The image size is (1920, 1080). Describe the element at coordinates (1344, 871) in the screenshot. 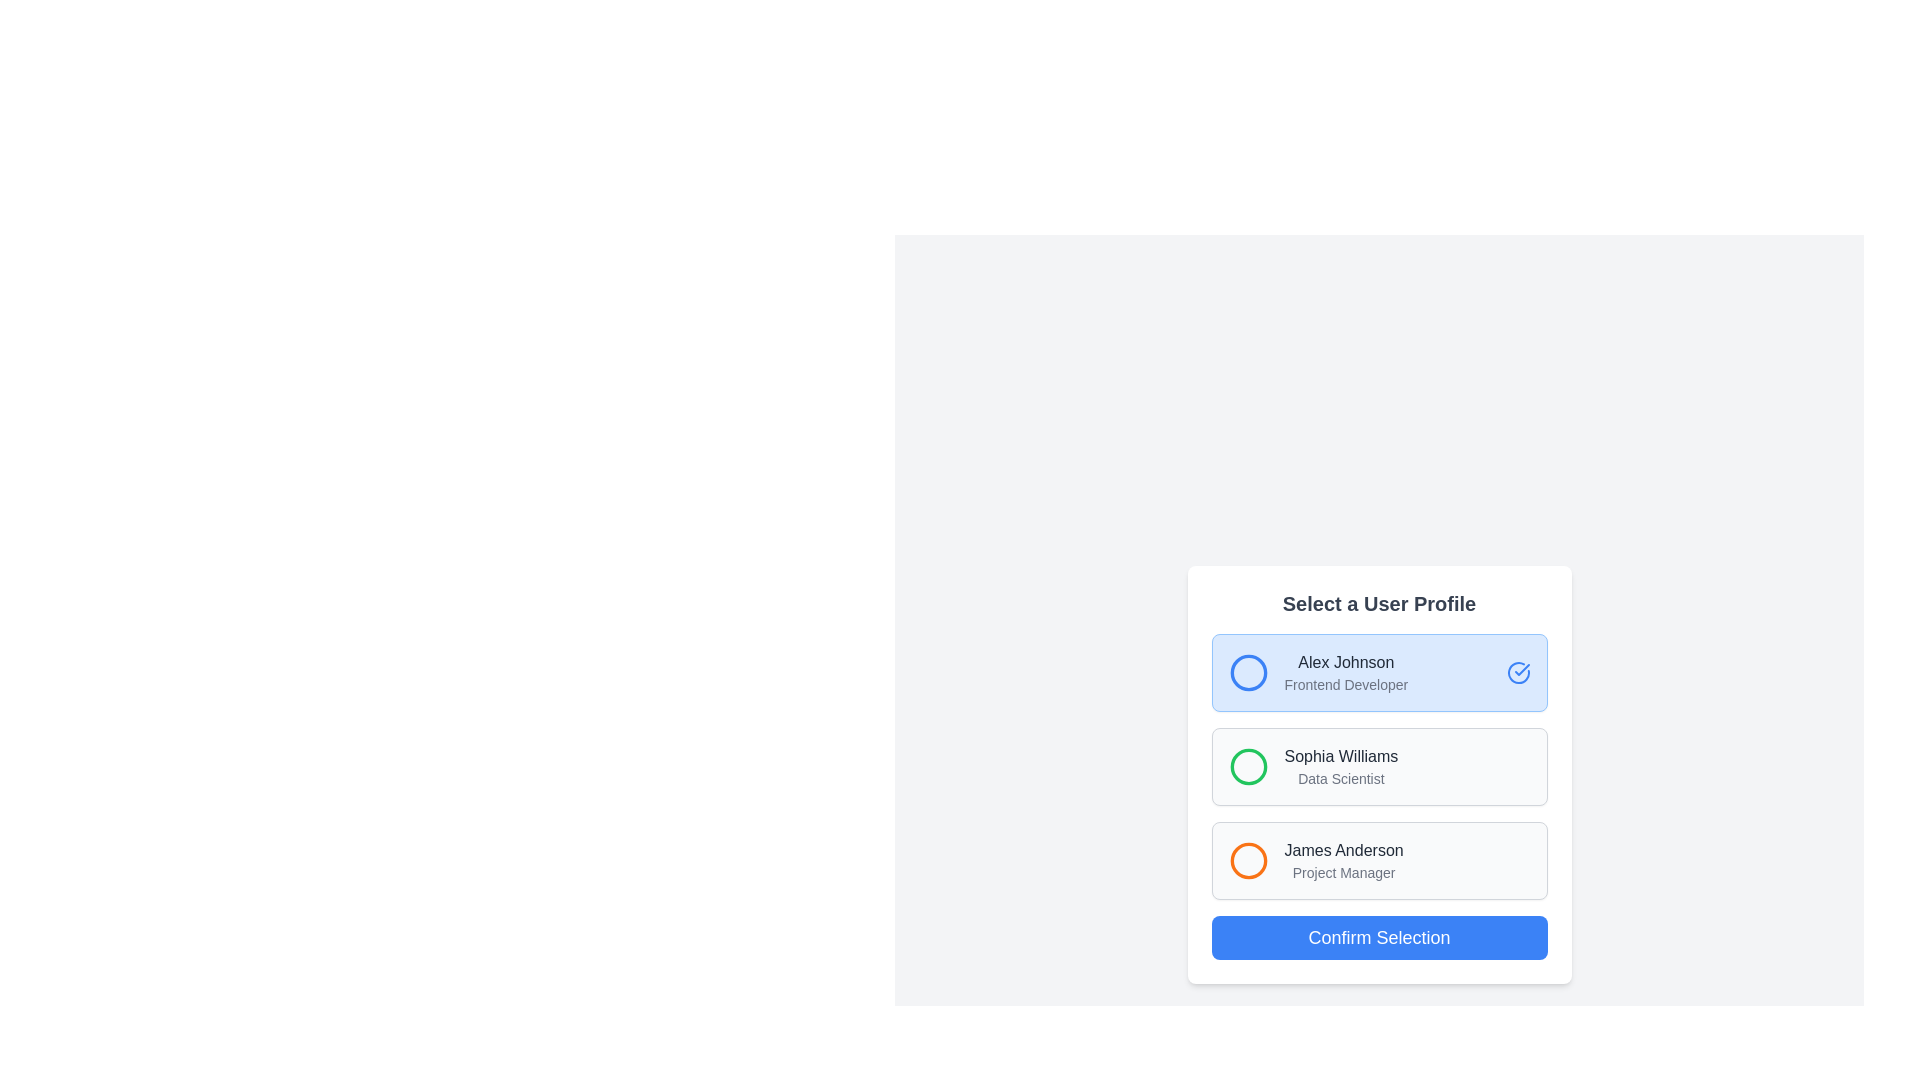

I see `descriptive subtitle text label below the name 'James Anderson' in the third profile card of the user profile selection list` at that location.